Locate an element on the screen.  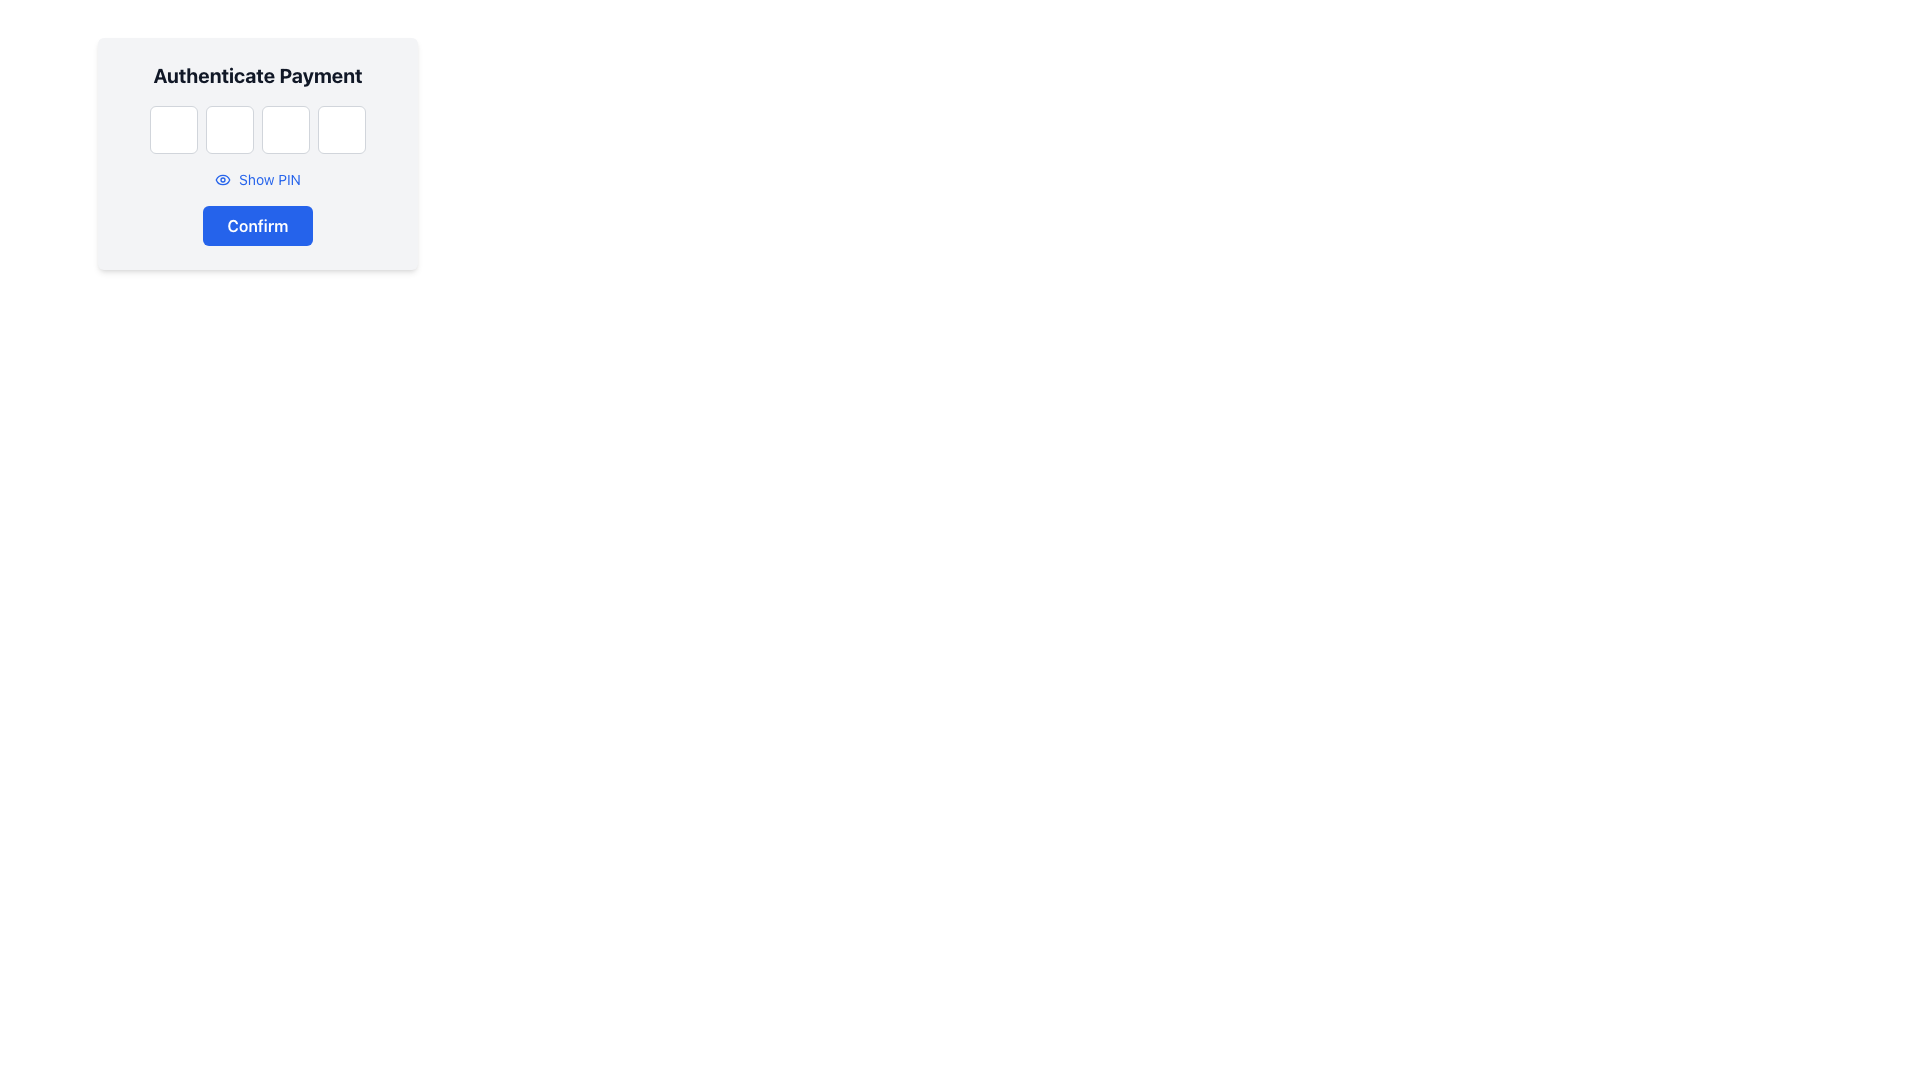
the third password input field in the 'Authenticate Payment' modal to focus on it is located at coordinates (285, 130).